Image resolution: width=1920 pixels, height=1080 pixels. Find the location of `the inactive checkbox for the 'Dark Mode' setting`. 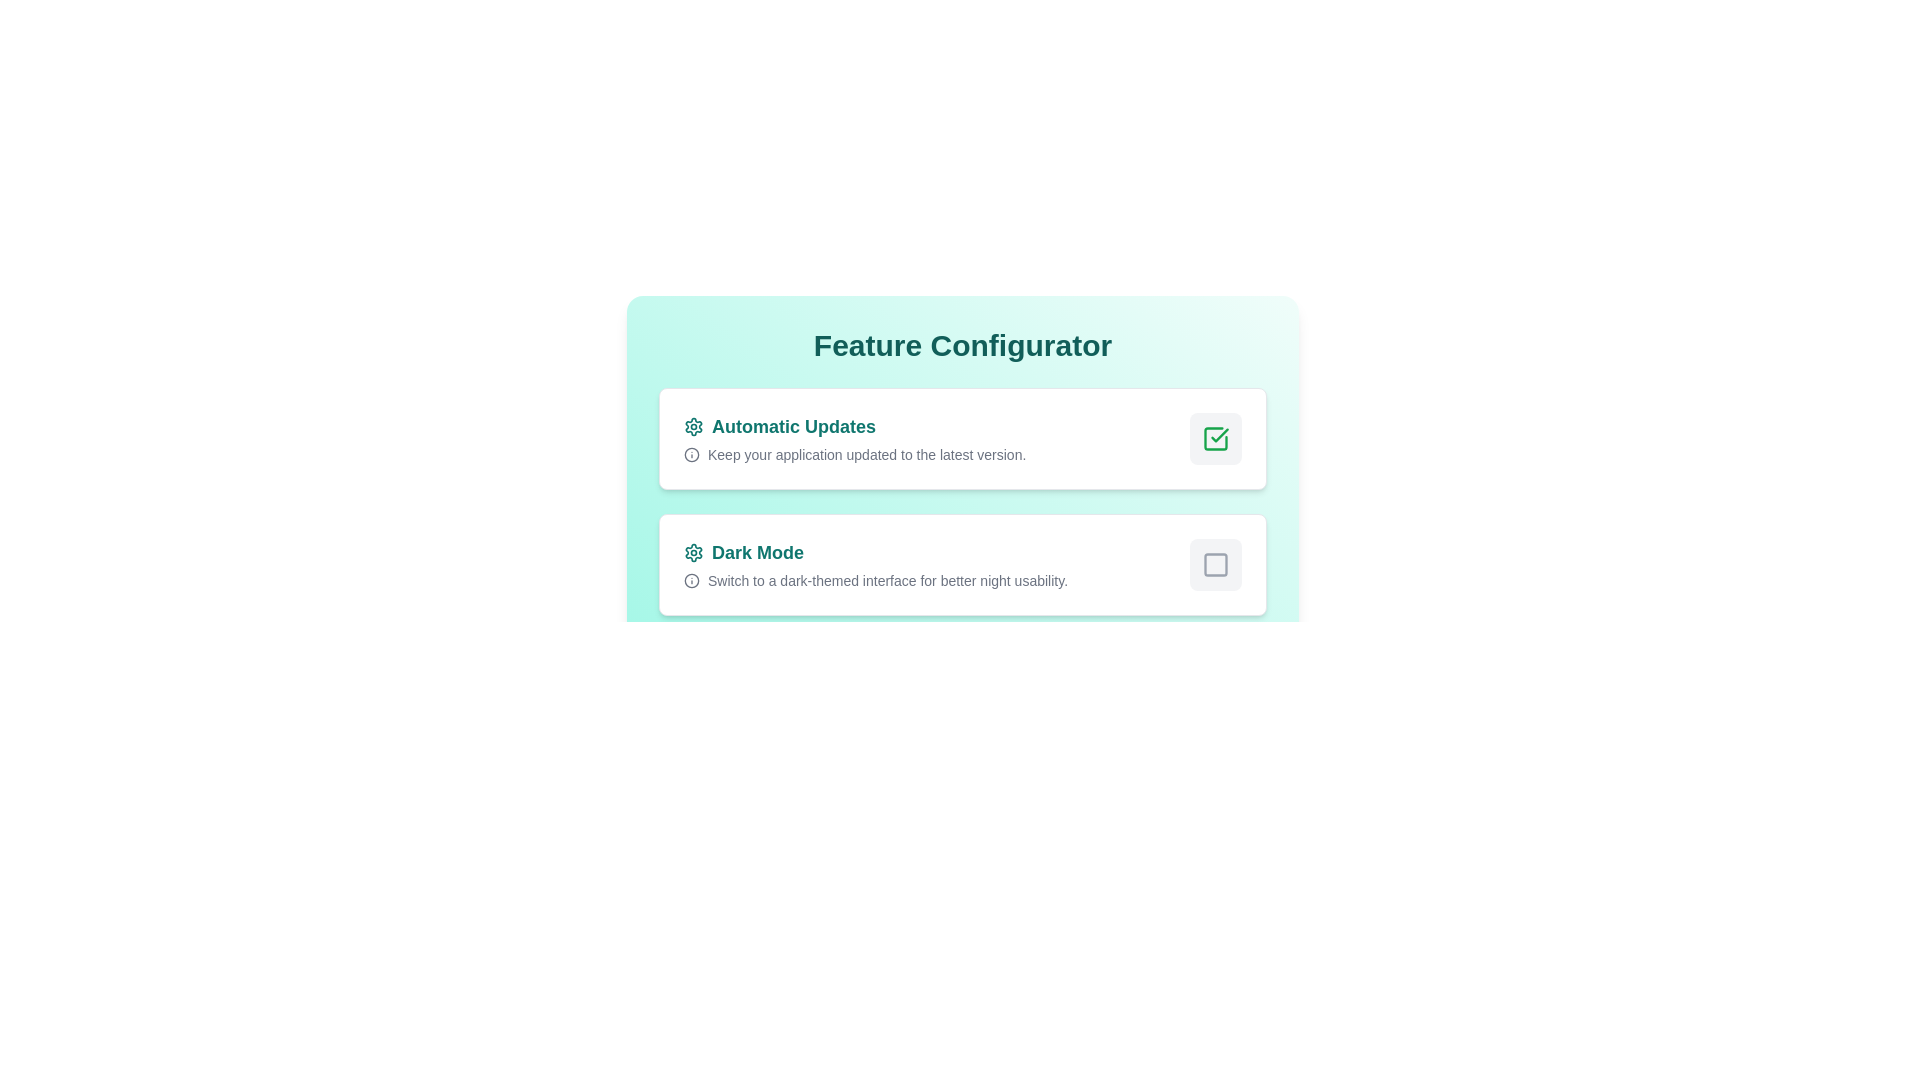

the inactive checkbox for the 'Dark Mode' setting is located at coordinates (1214, 564).